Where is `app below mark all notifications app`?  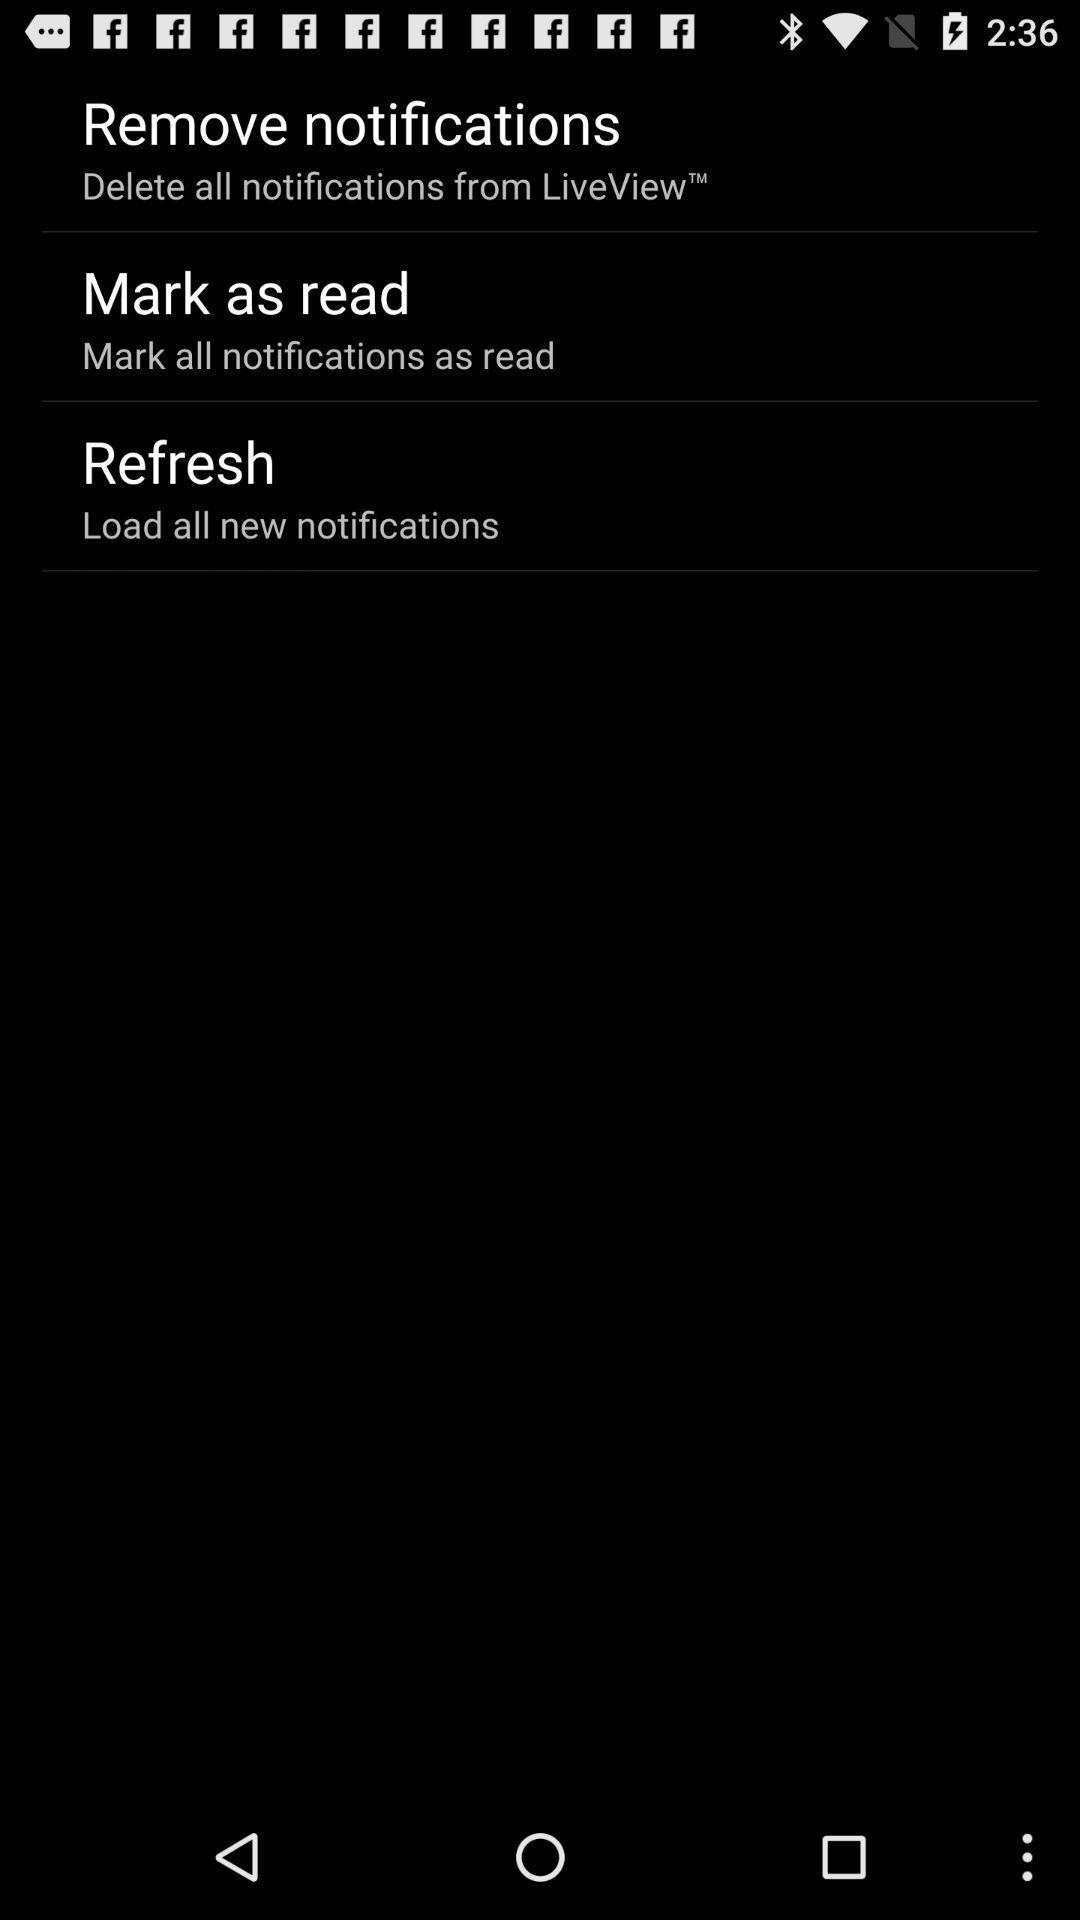
app below mark all notifications app is located at coordinates (177, 459).